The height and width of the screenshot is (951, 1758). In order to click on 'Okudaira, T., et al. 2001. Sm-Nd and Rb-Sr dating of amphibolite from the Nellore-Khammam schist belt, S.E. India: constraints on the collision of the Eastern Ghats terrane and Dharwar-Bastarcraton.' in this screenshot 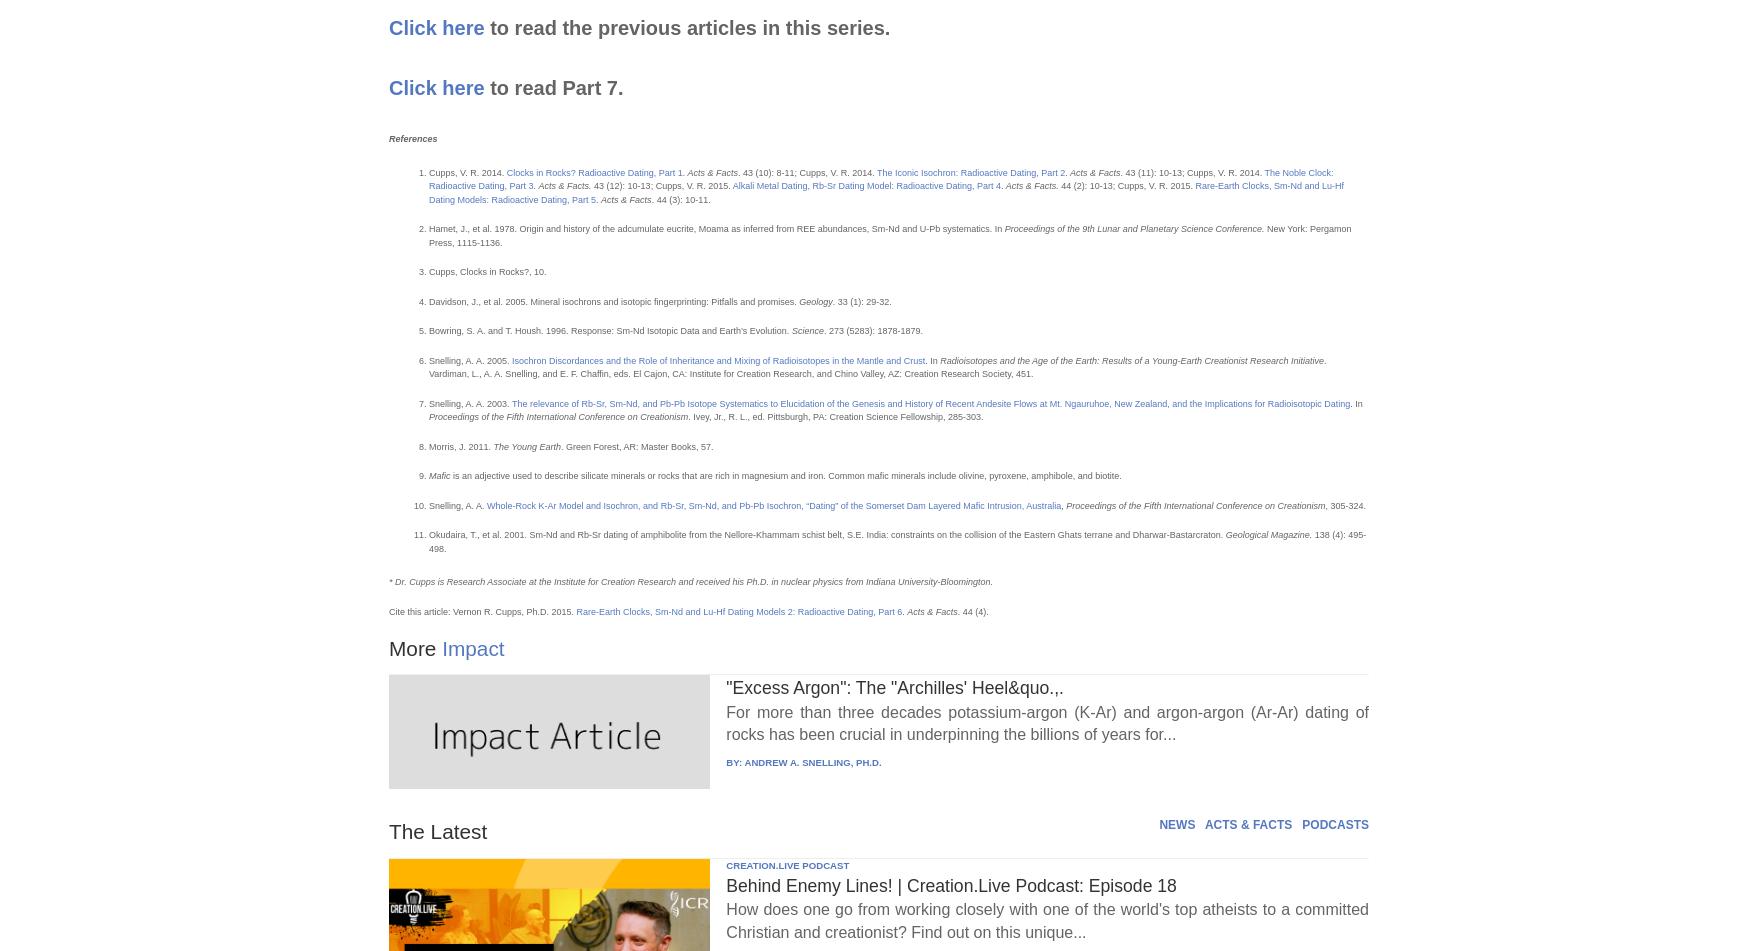, I will do `click(428, 534)`.